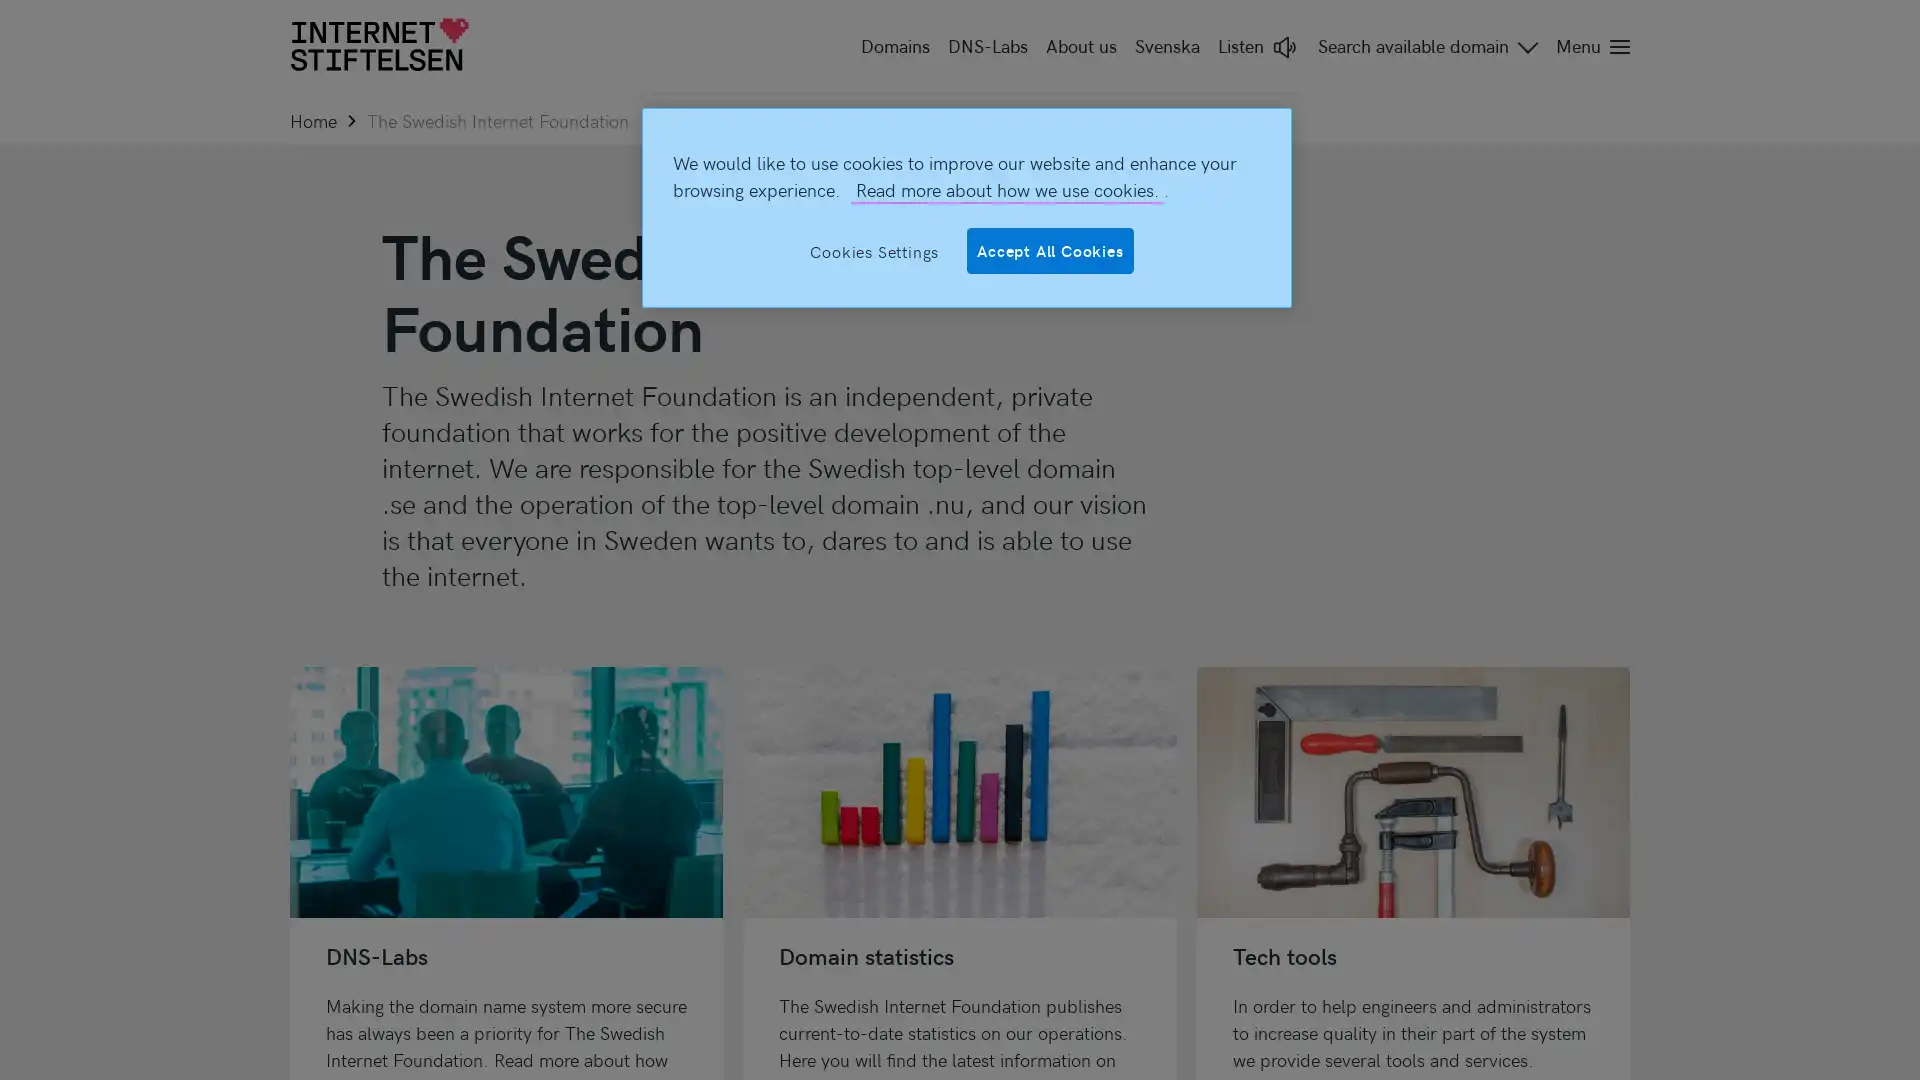 The width and height of the screenshot is (1920, 1080). Describe the element at coordinates (1257, 45) in the screenshot. I see `Lyssna pa sidans text med ReadSpeaker` at that location.